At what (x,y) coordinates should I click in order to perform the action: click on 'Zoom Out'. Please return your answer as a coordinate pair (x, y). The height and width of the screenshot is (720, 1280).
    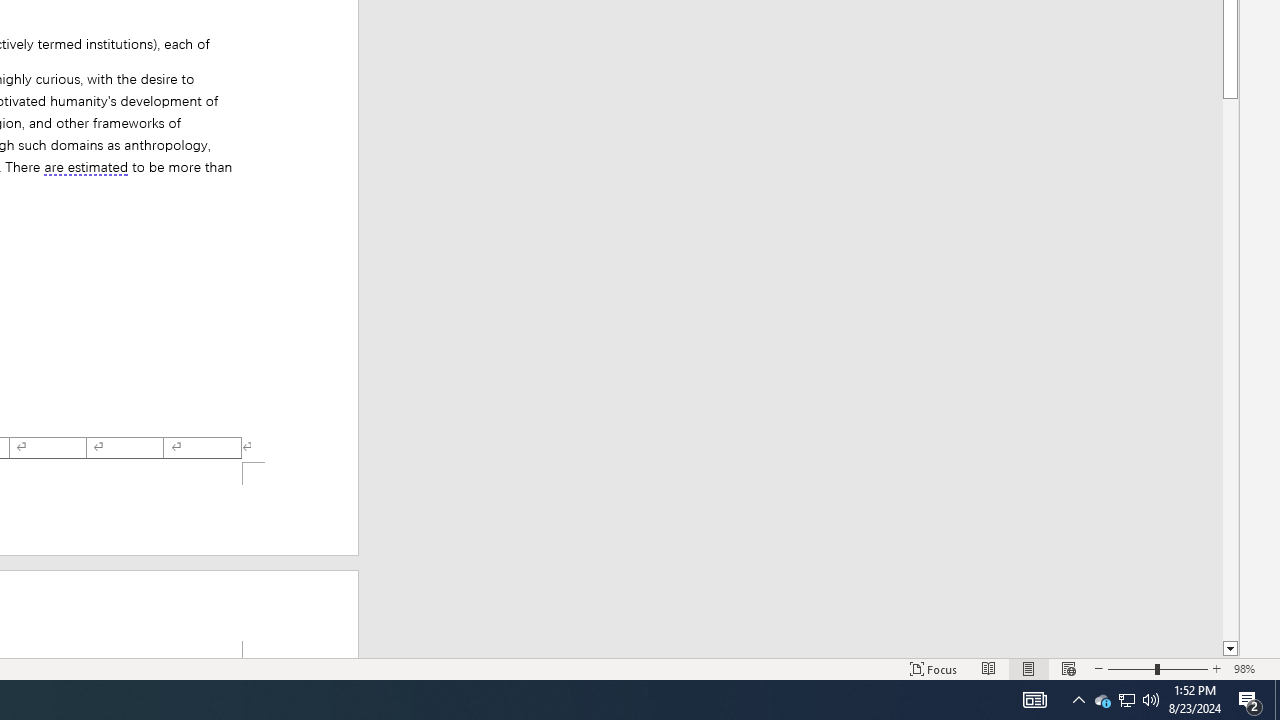
    Looking at the image, I should click on (1131, 669).